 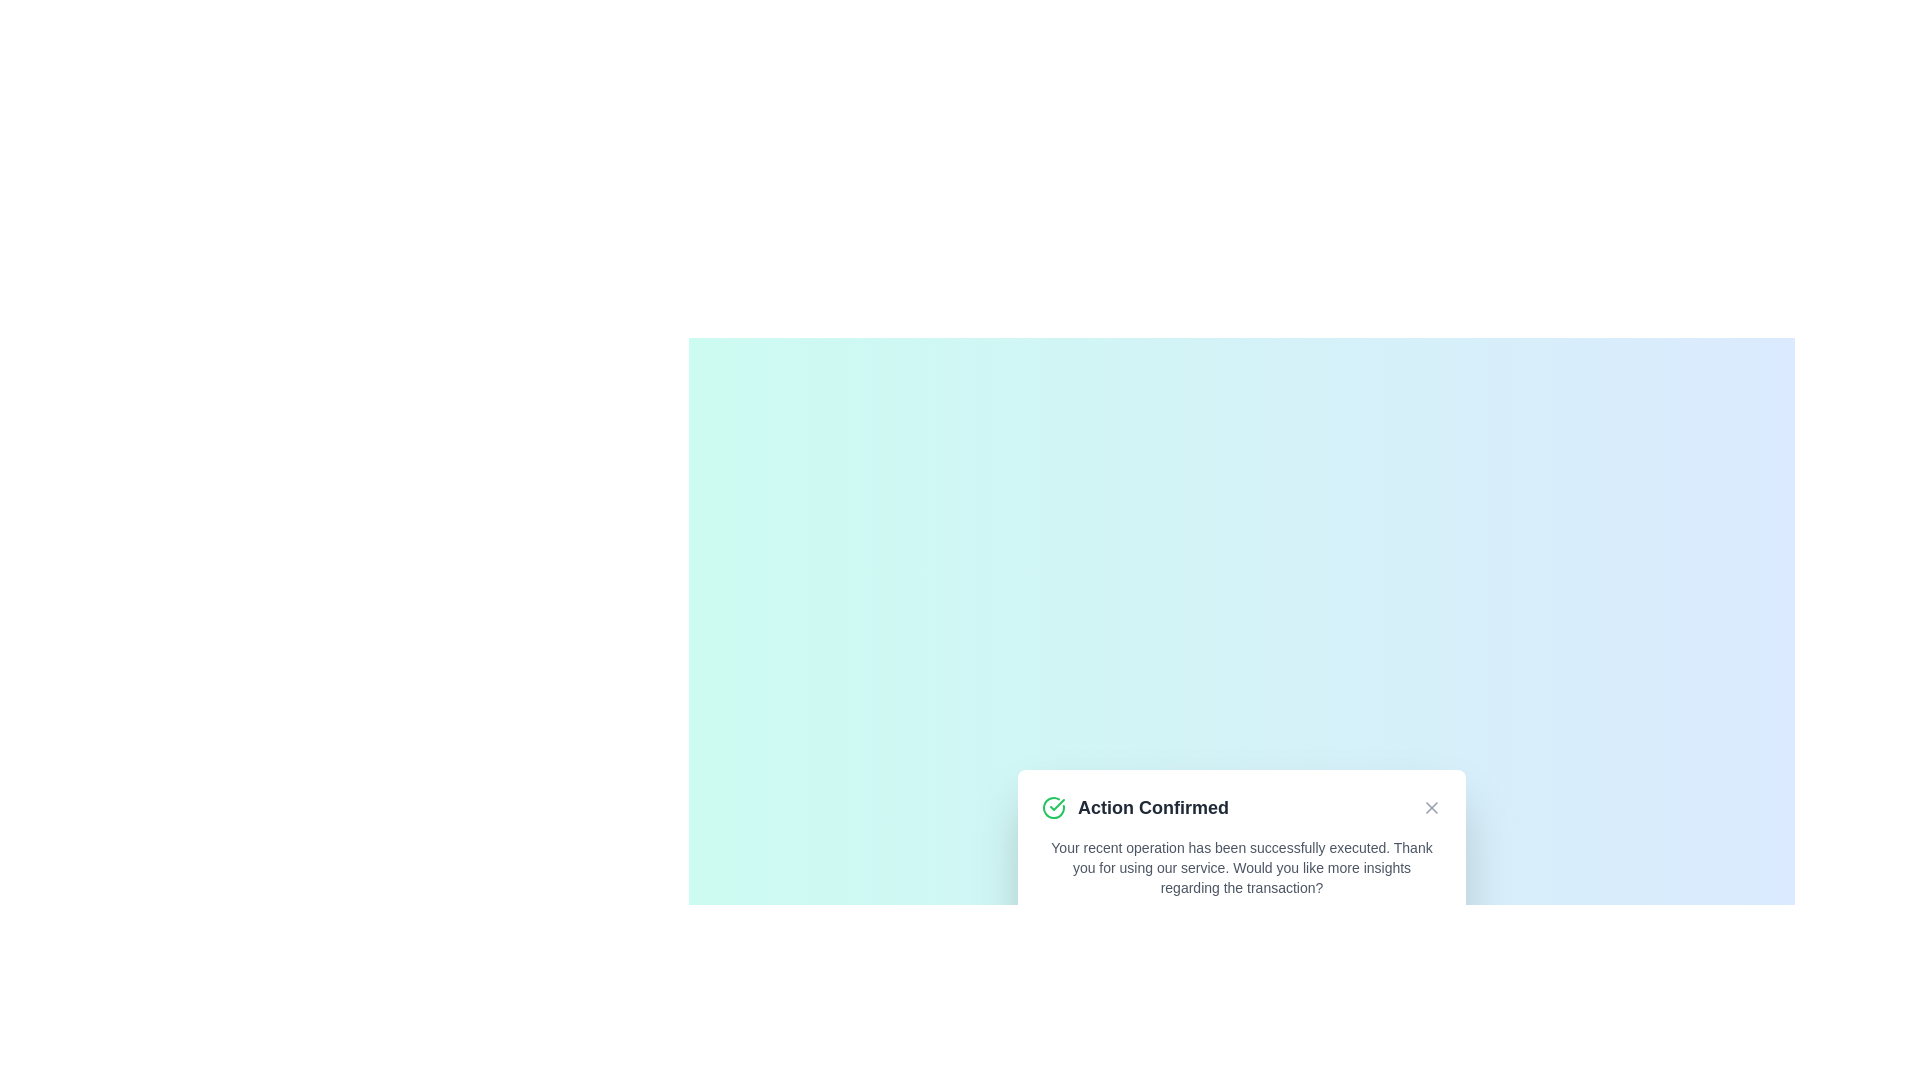 I want to click on the 'More Details' button to expand the details section, so click(x=1241, y=937).